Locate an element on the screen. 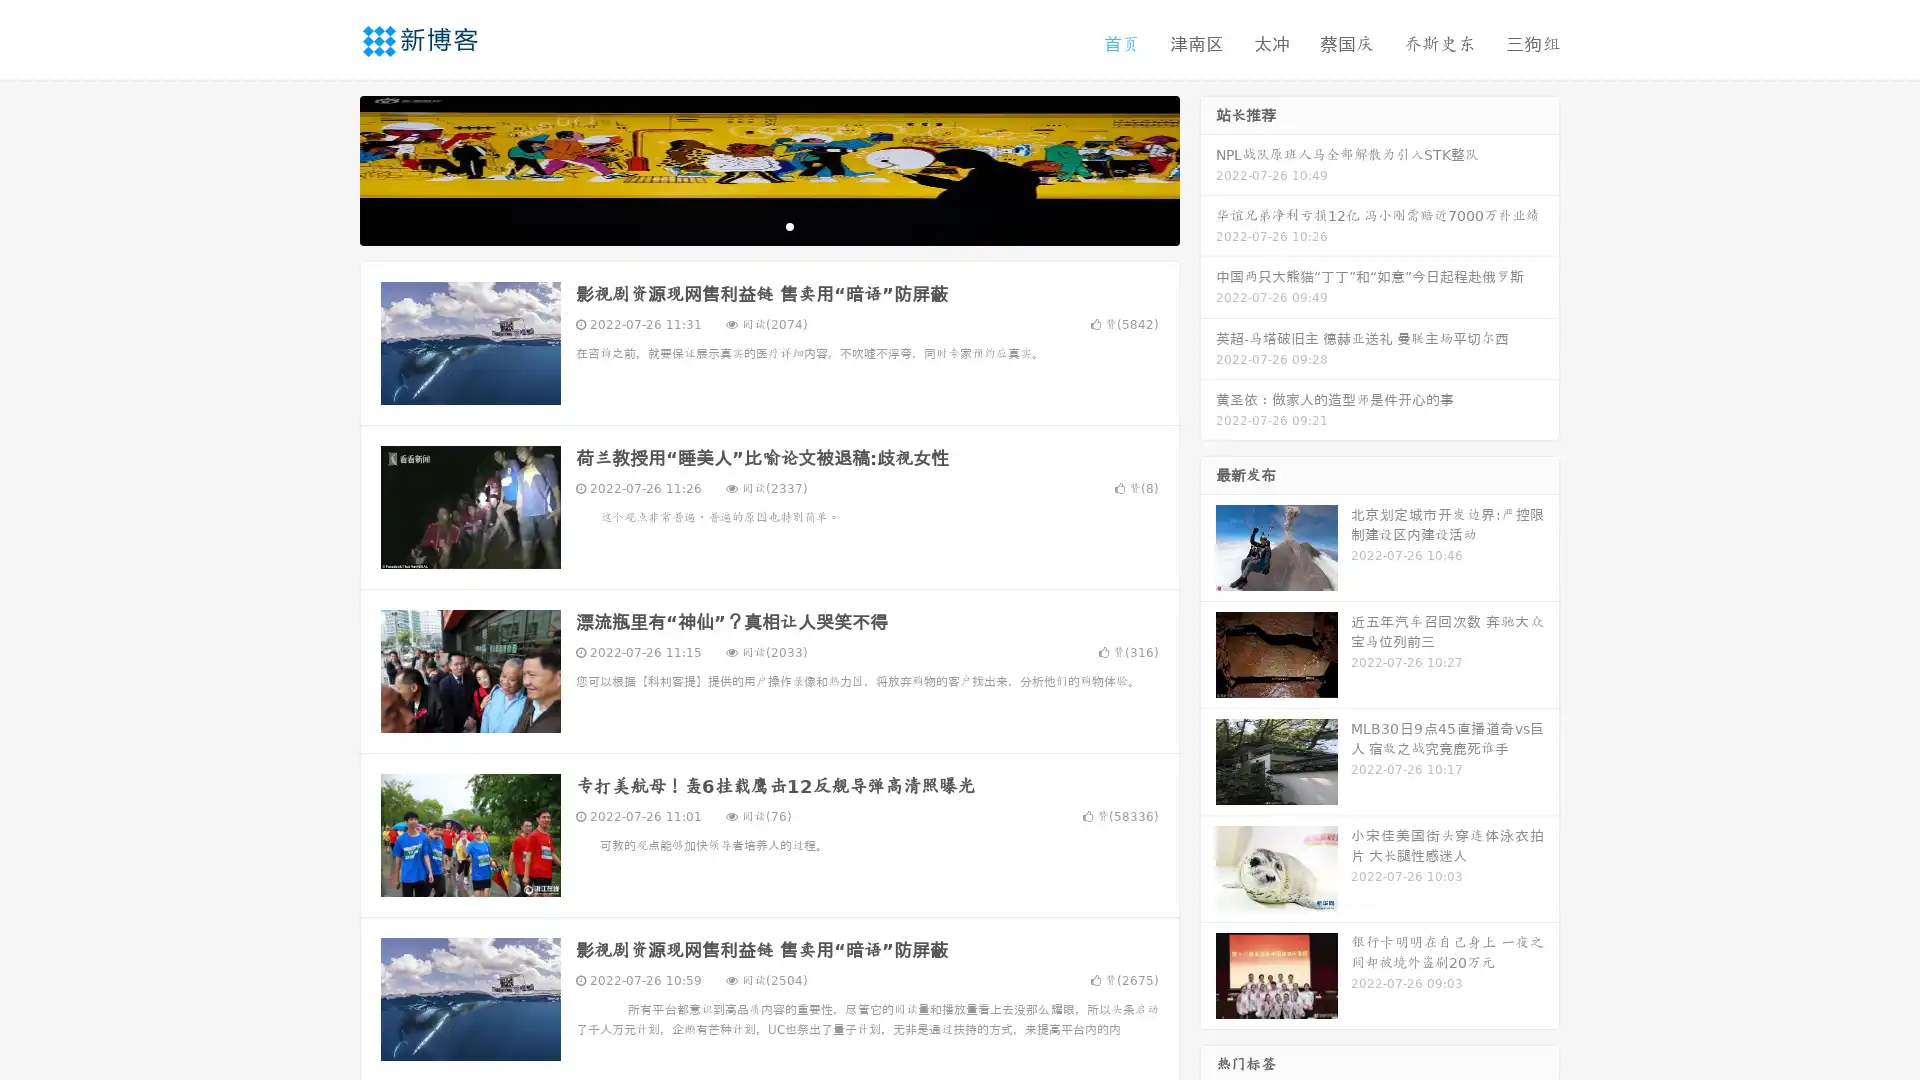  Previous slide is located at coordinates (330, 168).